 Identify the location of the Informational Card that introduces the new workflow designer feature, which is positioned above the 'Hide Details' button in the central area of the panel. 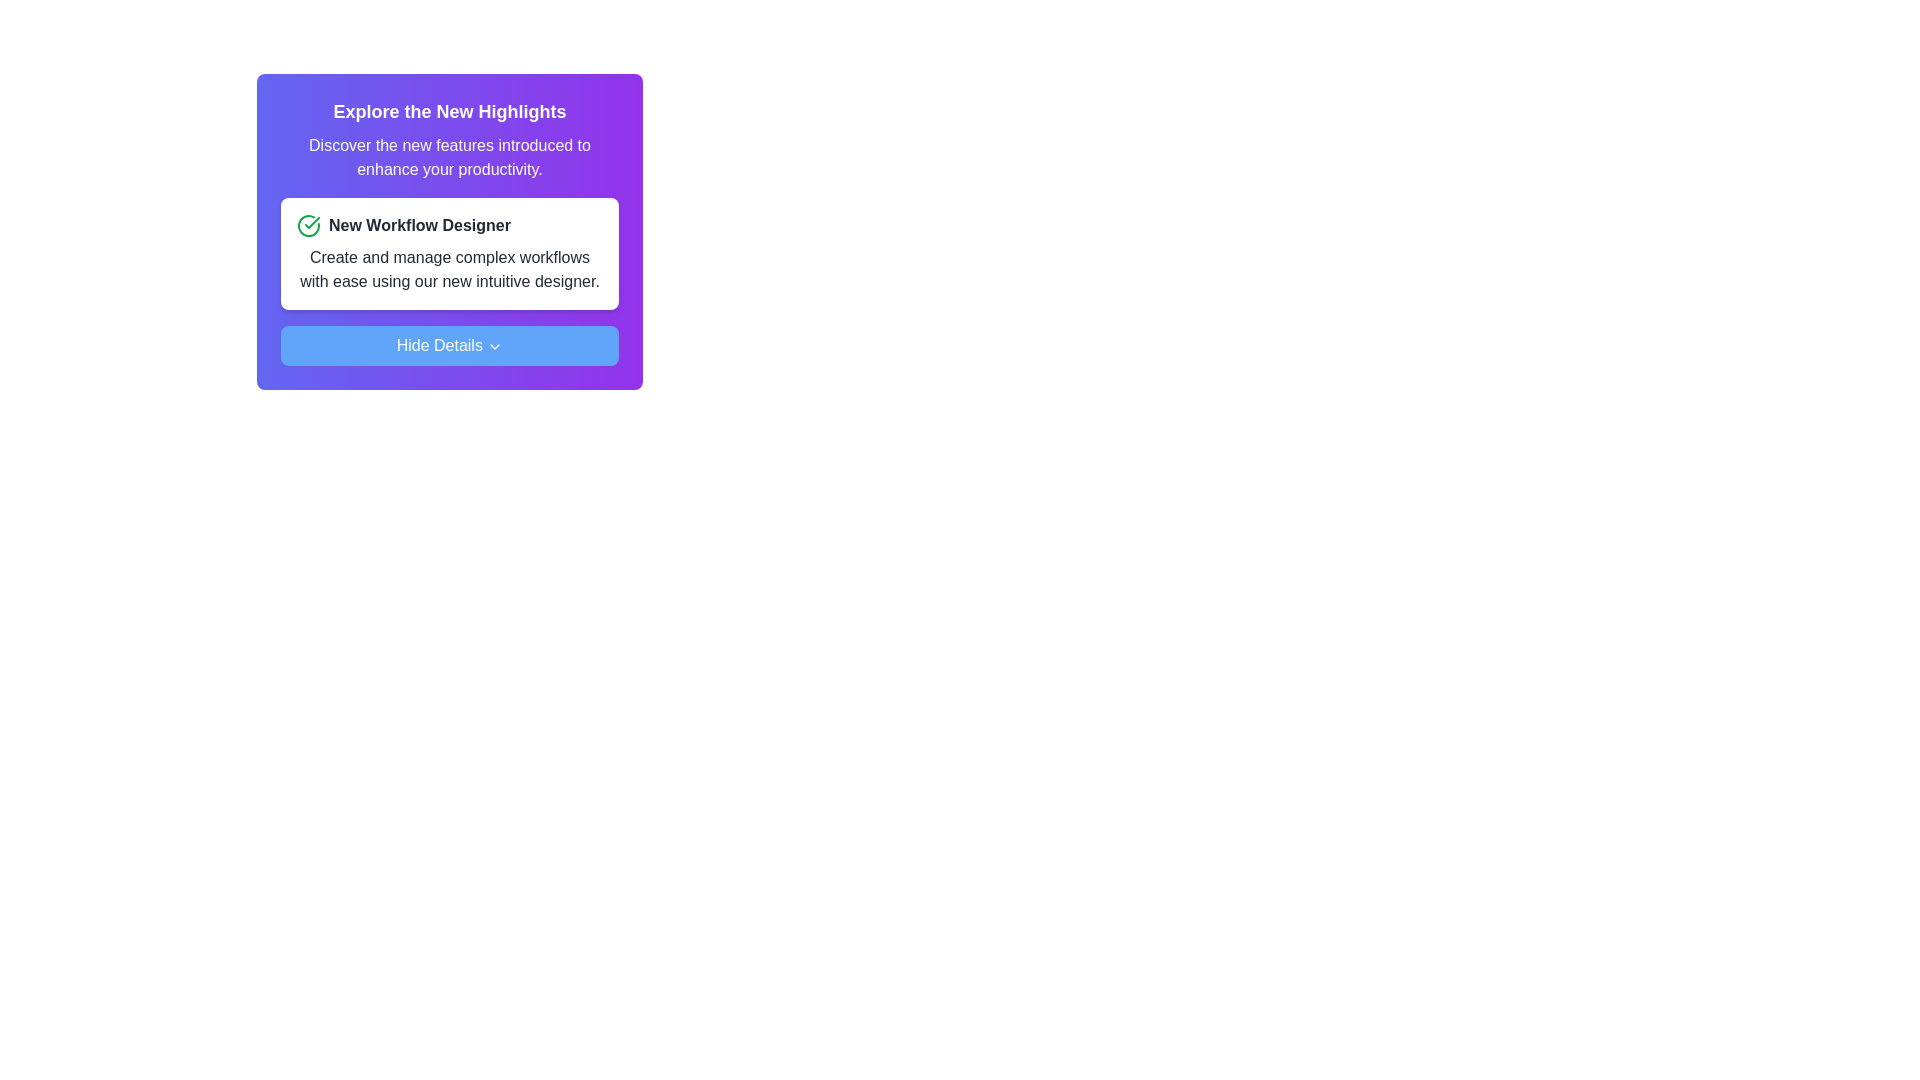
(449, 253).